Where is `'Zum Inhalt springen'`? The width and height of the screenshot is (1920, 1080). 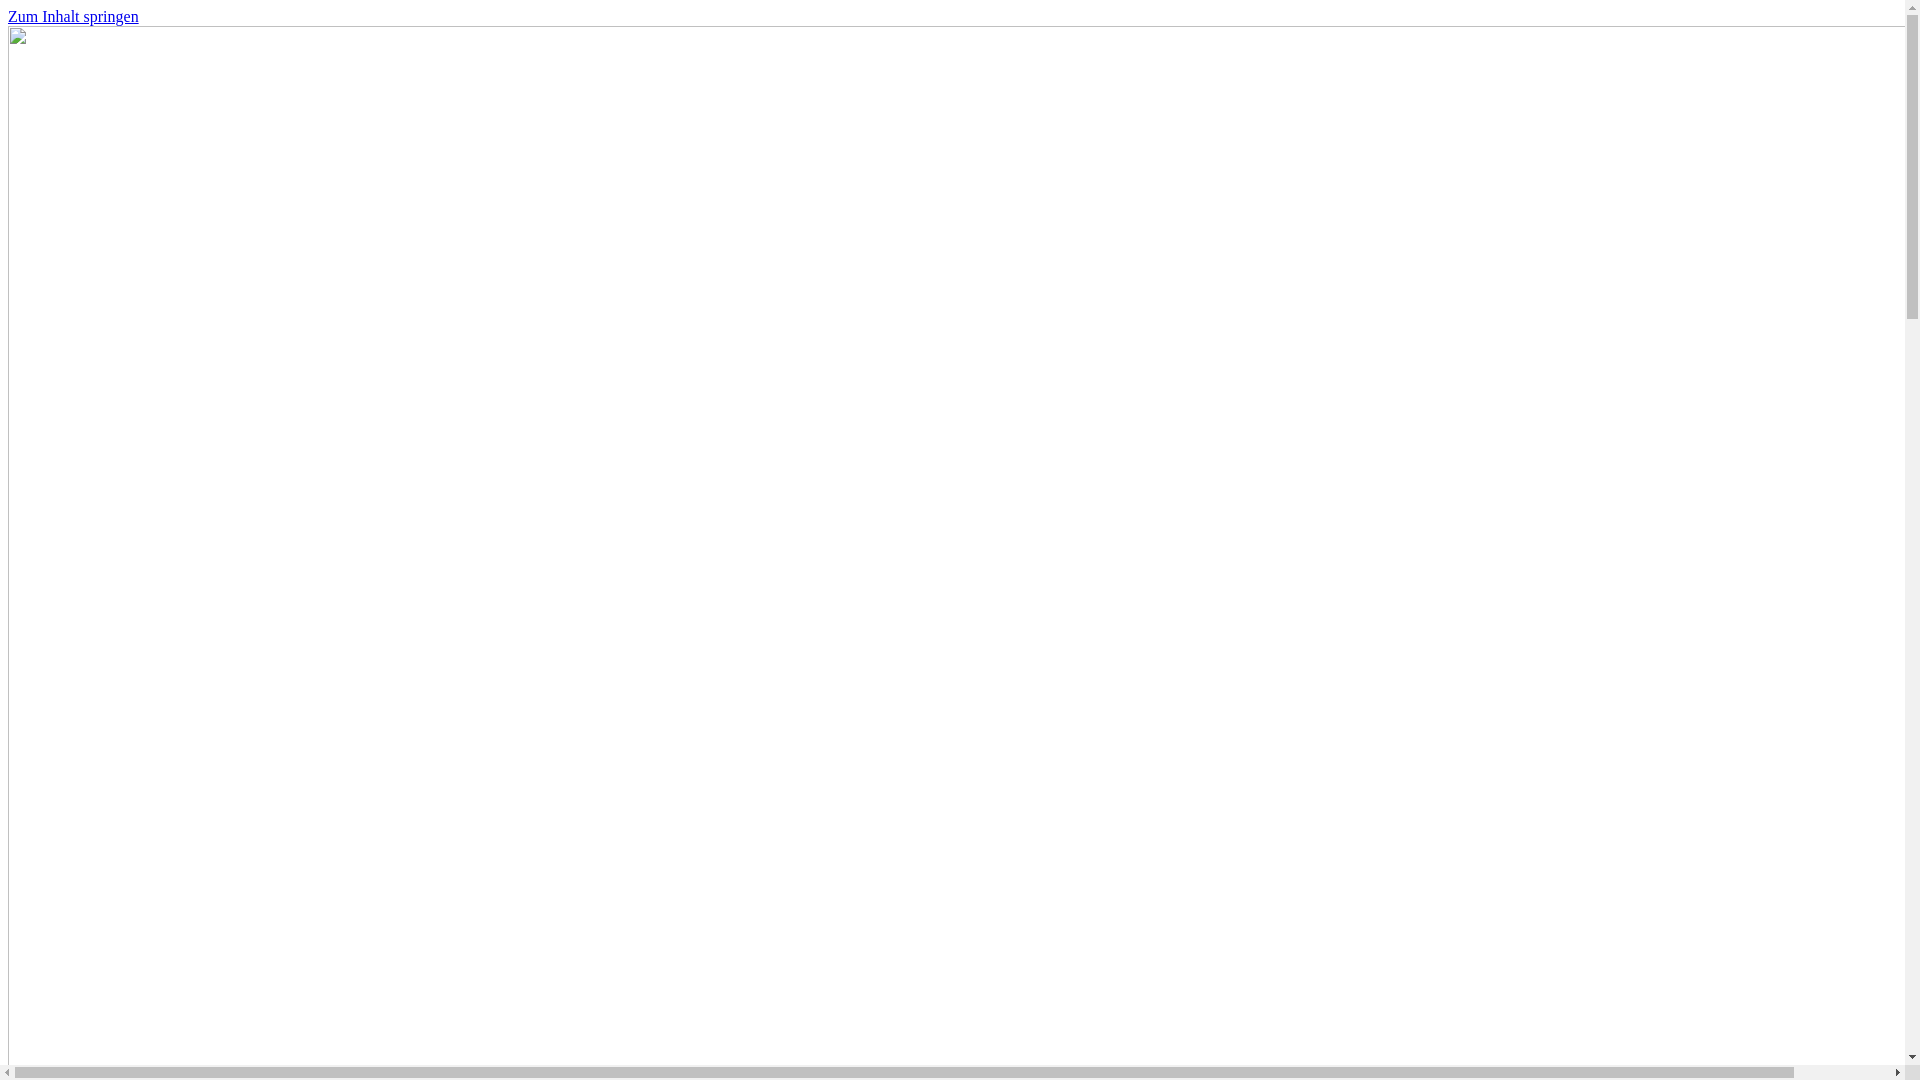 'Zum Inhalt springen' is located at coordinates (8, 16).